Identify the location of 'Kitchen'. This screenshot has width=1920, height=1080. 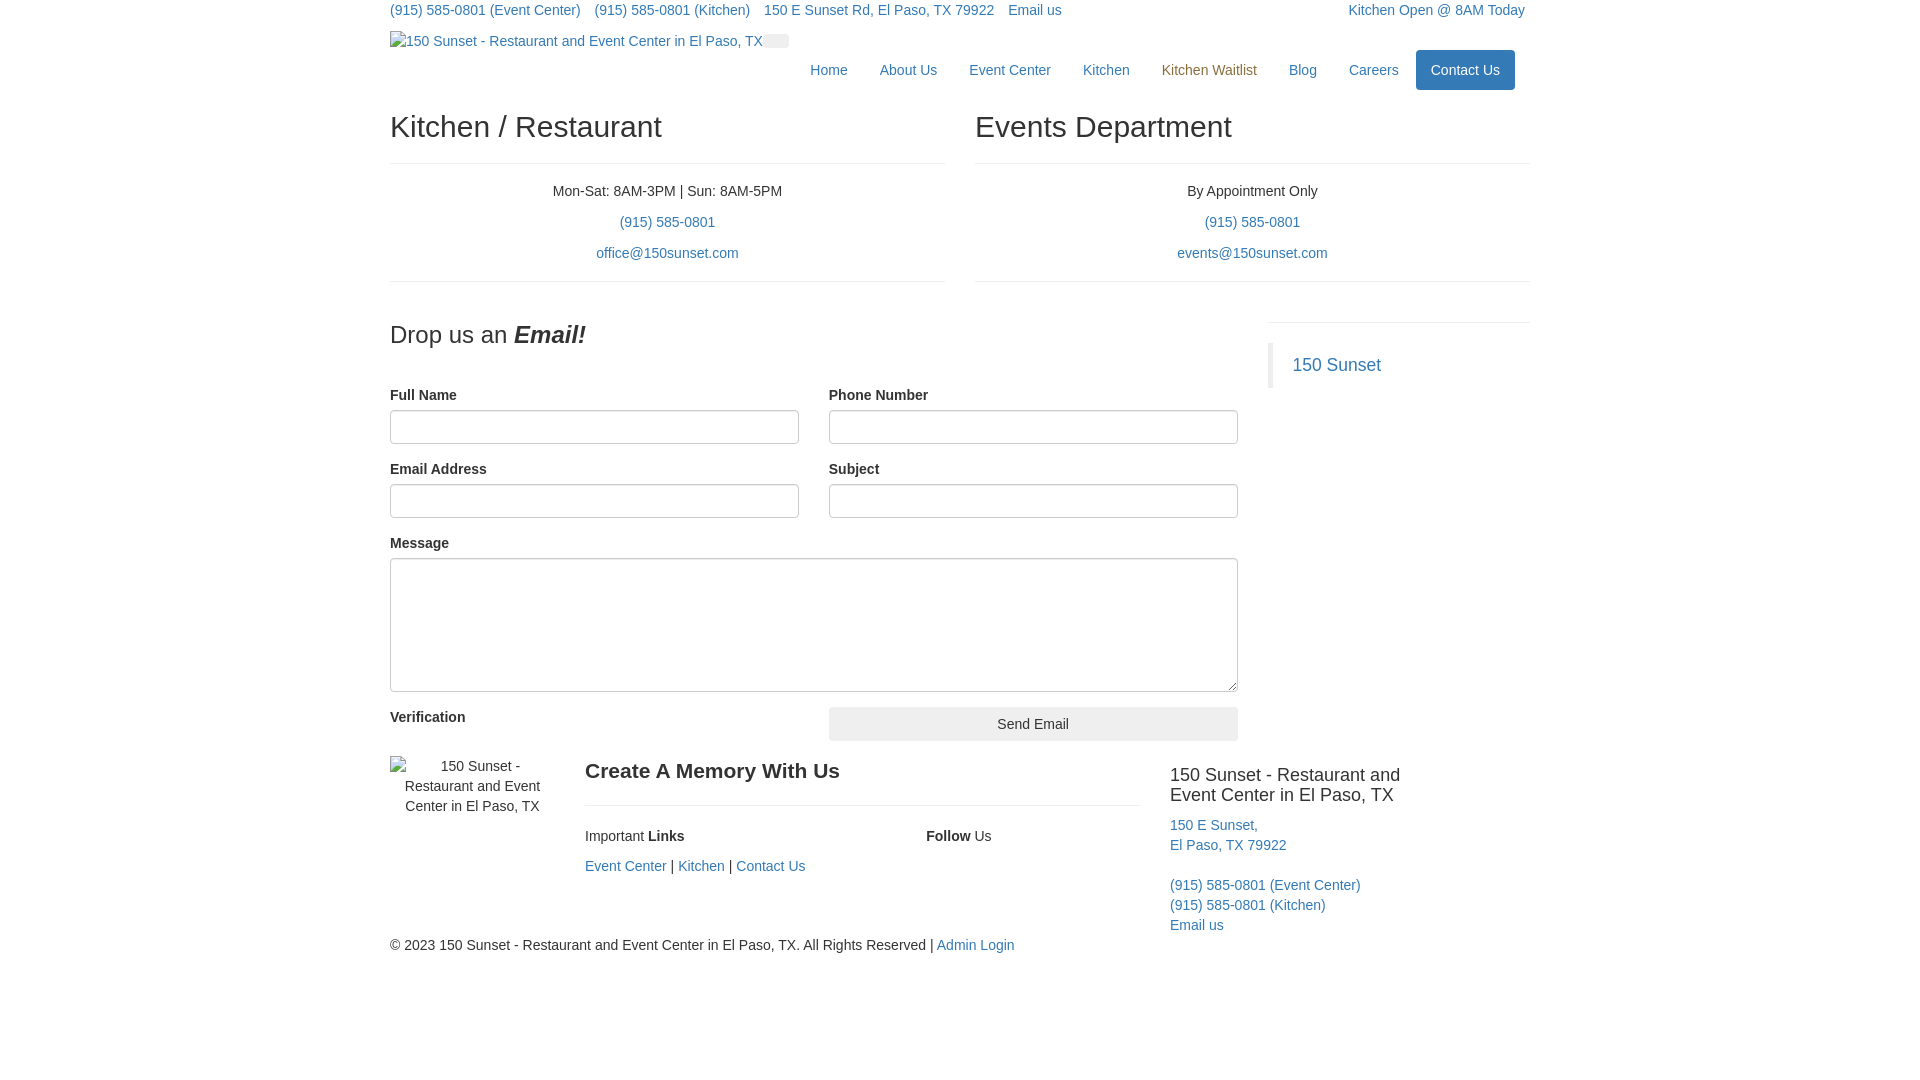
(677, 865).